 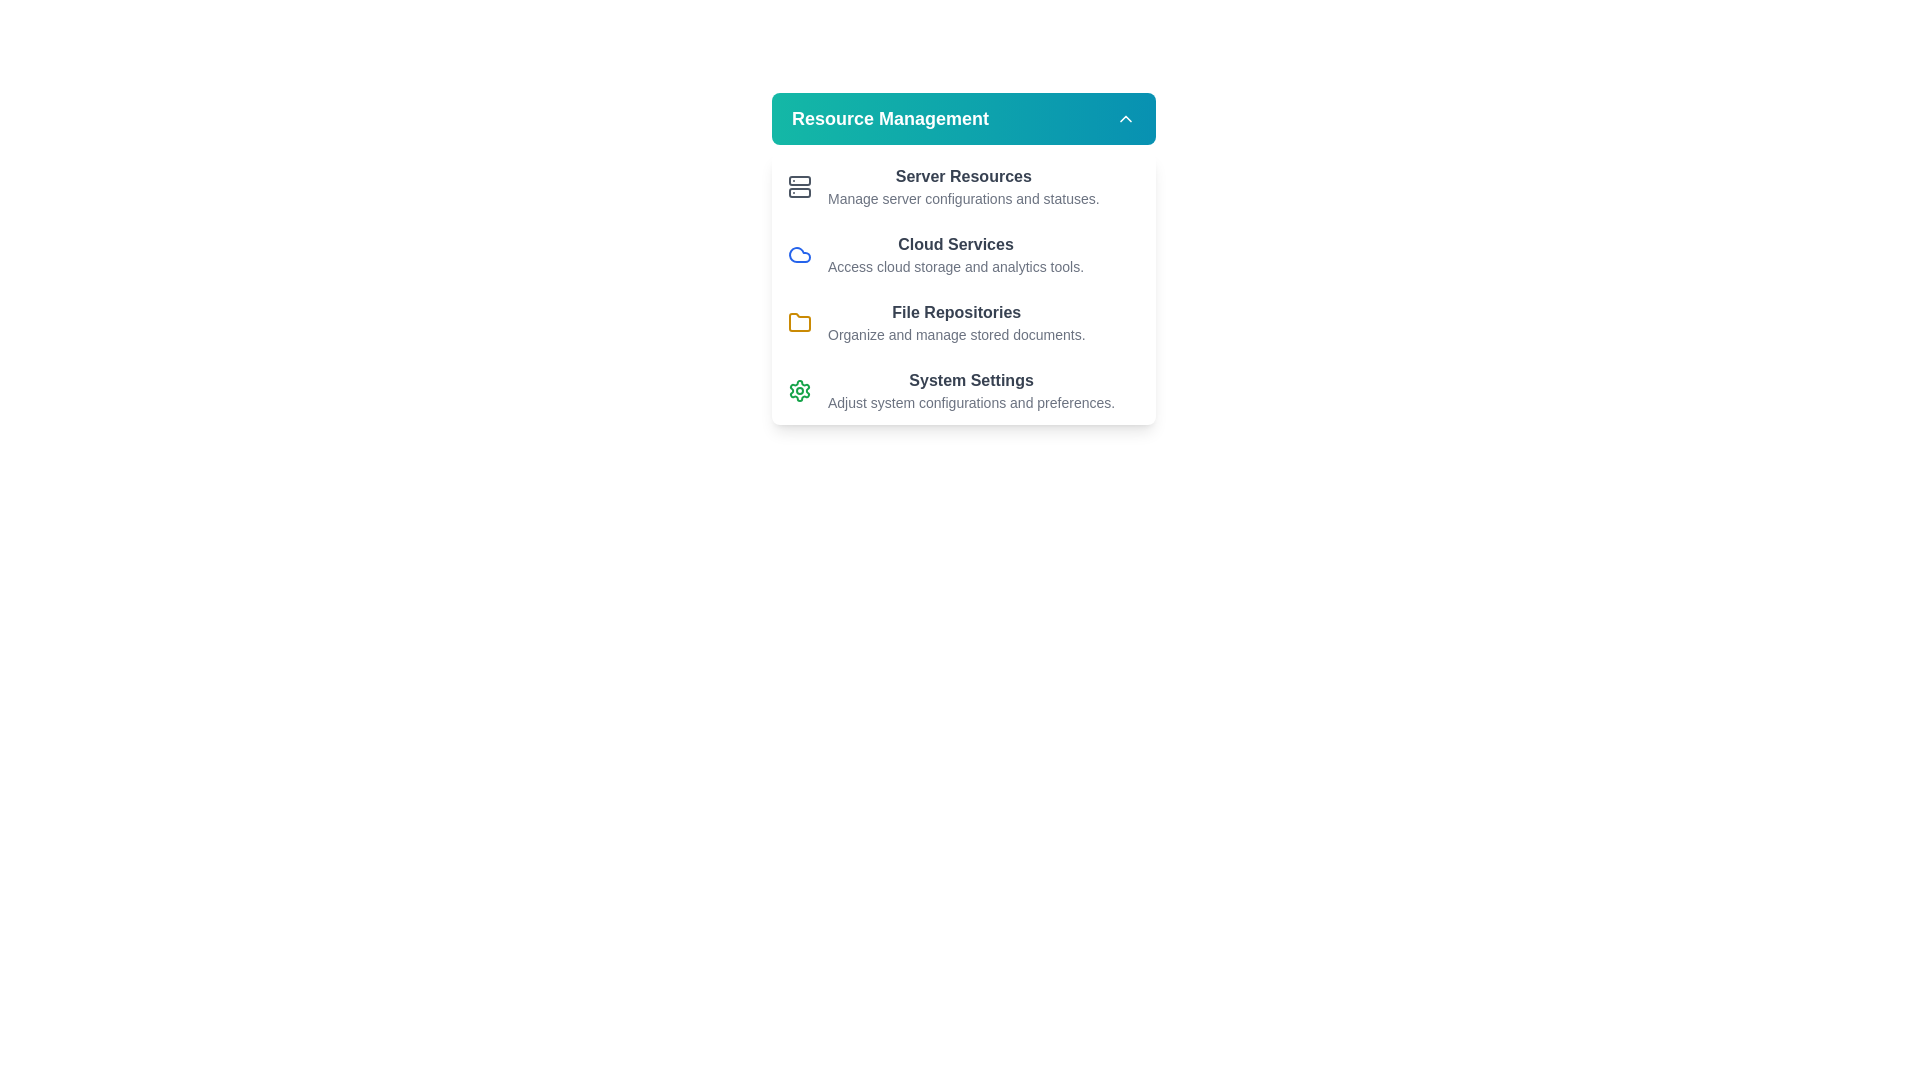 I want to click on the decorative graphic, which is the middle rectangular bar in the SVG server icon located below the top bar and near the 'Server Resources' text, so click(x=800, y=192).